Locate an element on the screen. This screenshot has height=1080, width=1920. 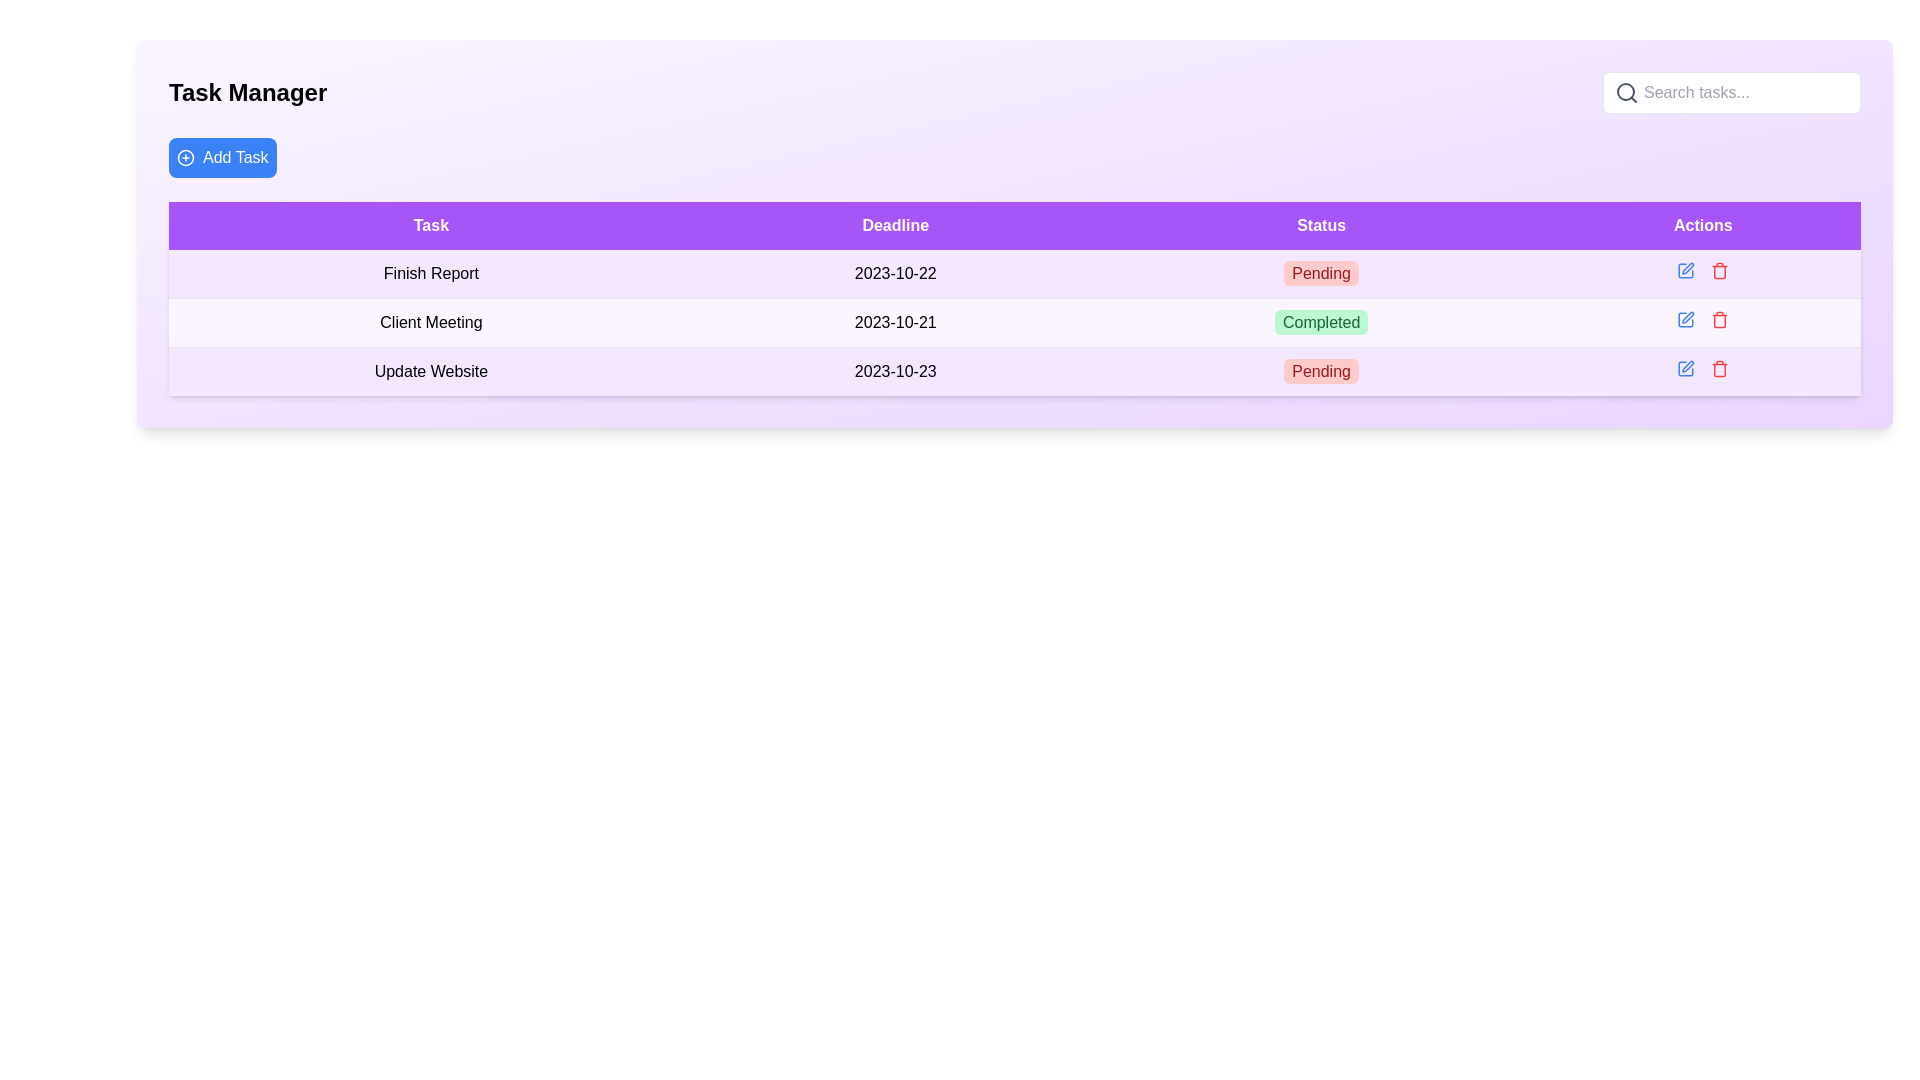
the text label styled as a status indicator in the third column labeled 'Status' of a task management table, which indicates the status as 'Pending' is located at coordinates (1321, 273).